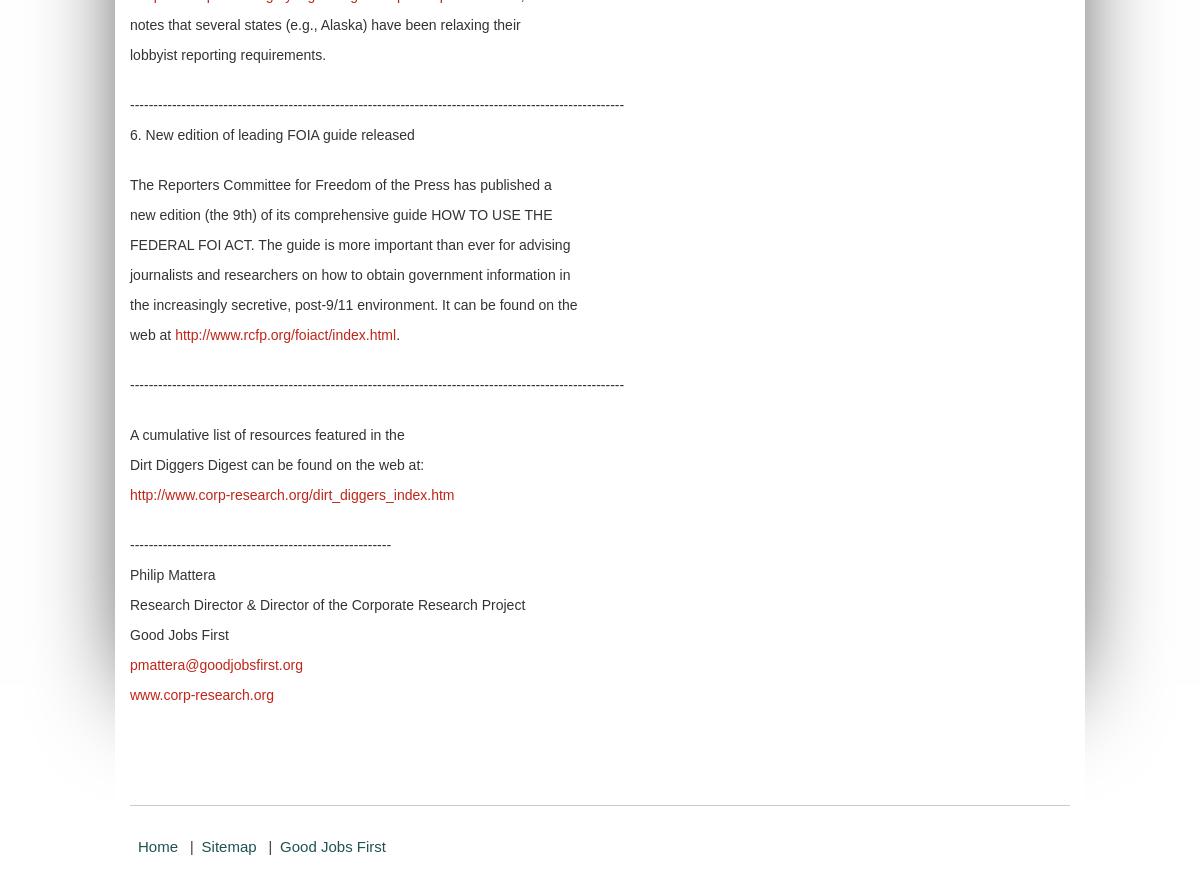 The image size is (1200, 874). I want to click on 'Philip Mattera', so click(129, 574).